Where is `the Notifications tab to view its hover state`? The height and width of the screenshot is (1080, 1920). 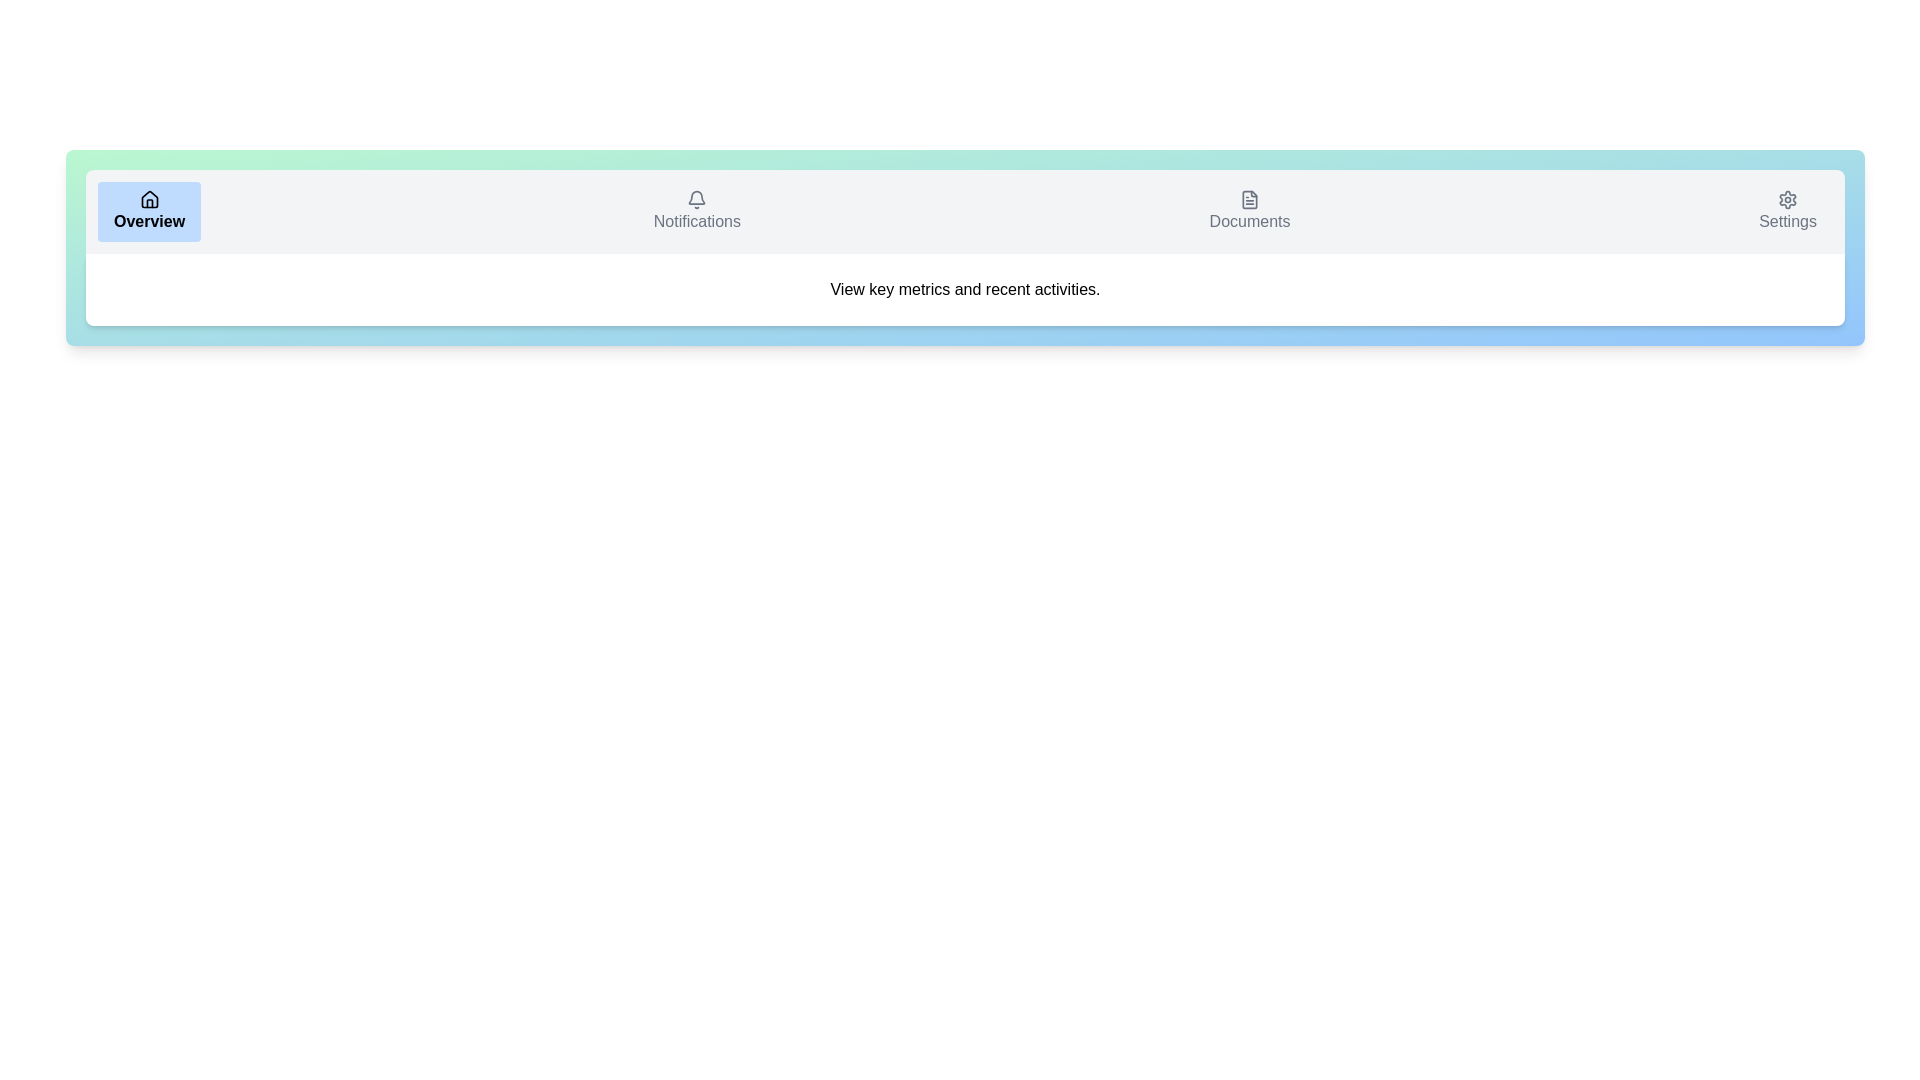
the Notifications tab to view its hover state is located at coordinates (696, 212).